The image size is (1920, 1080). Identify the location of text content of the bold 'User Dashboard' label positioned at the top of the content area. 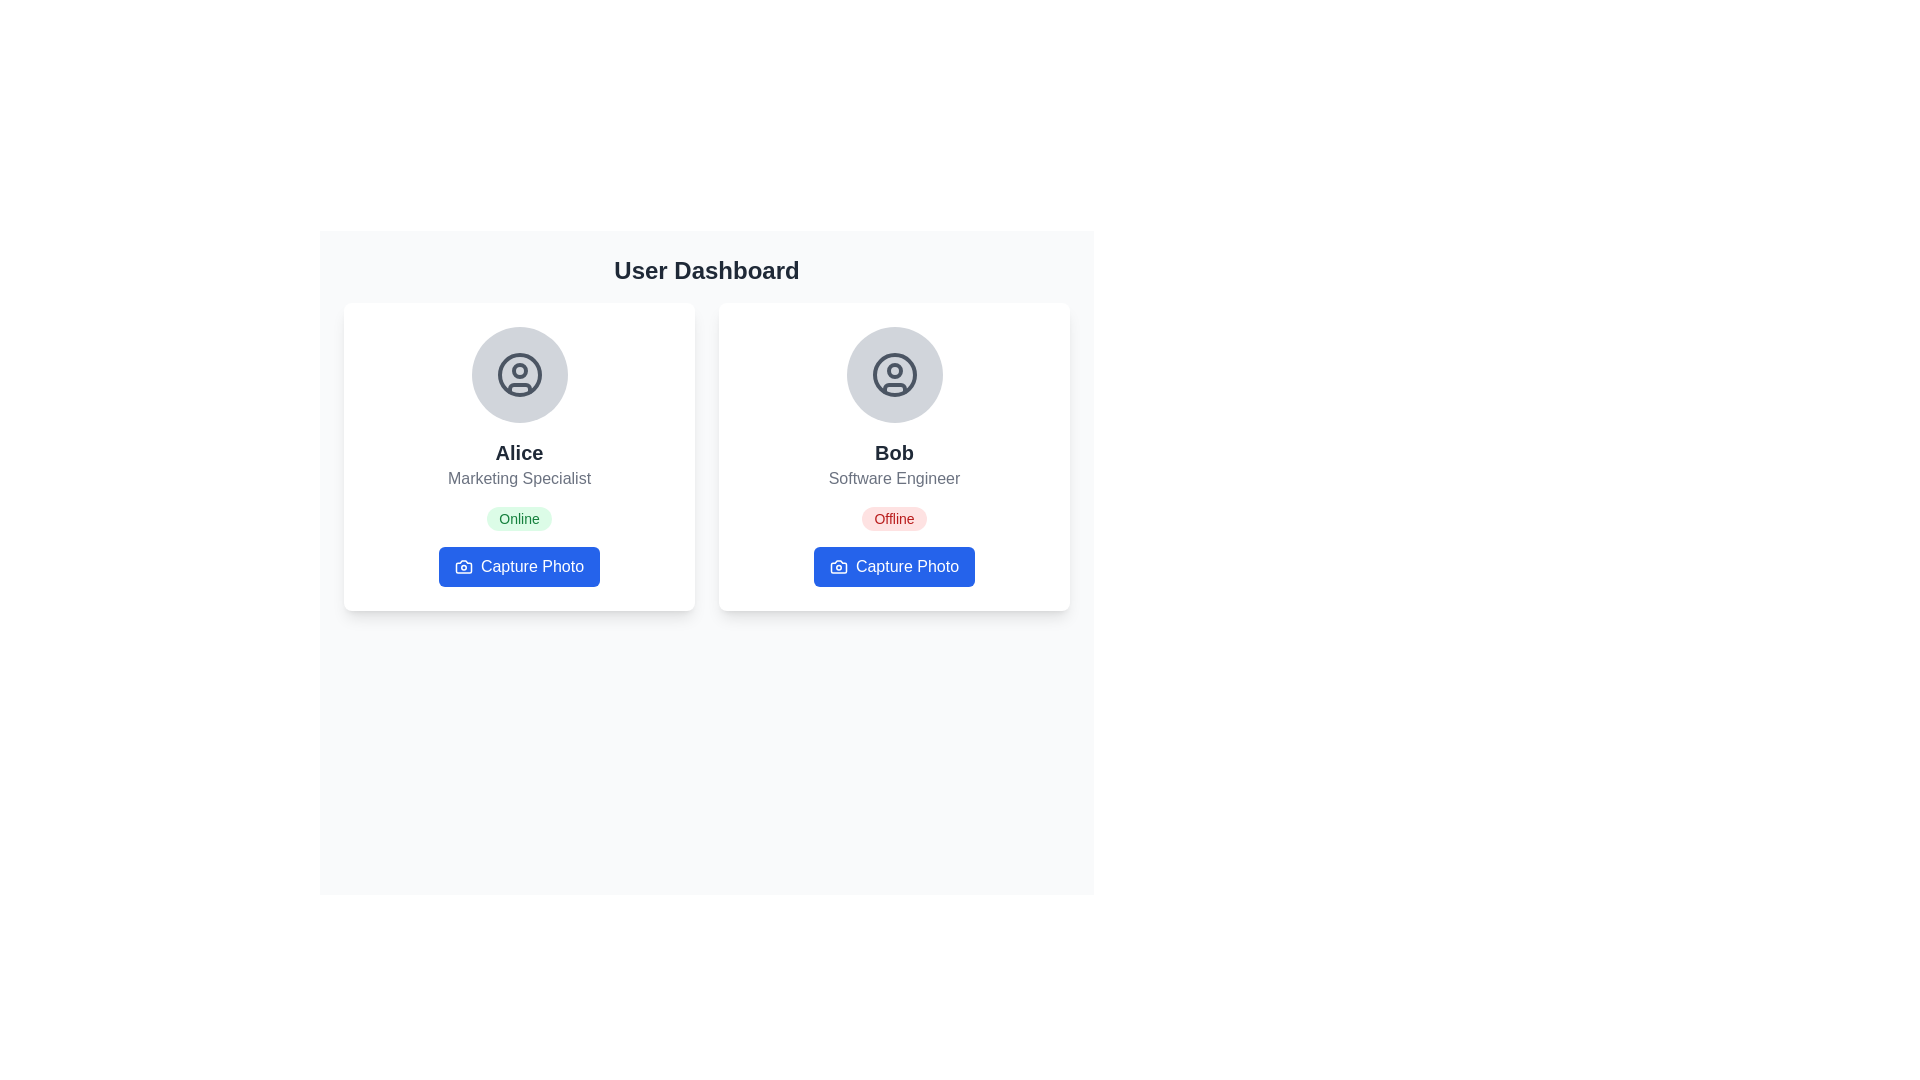
(706, 270).